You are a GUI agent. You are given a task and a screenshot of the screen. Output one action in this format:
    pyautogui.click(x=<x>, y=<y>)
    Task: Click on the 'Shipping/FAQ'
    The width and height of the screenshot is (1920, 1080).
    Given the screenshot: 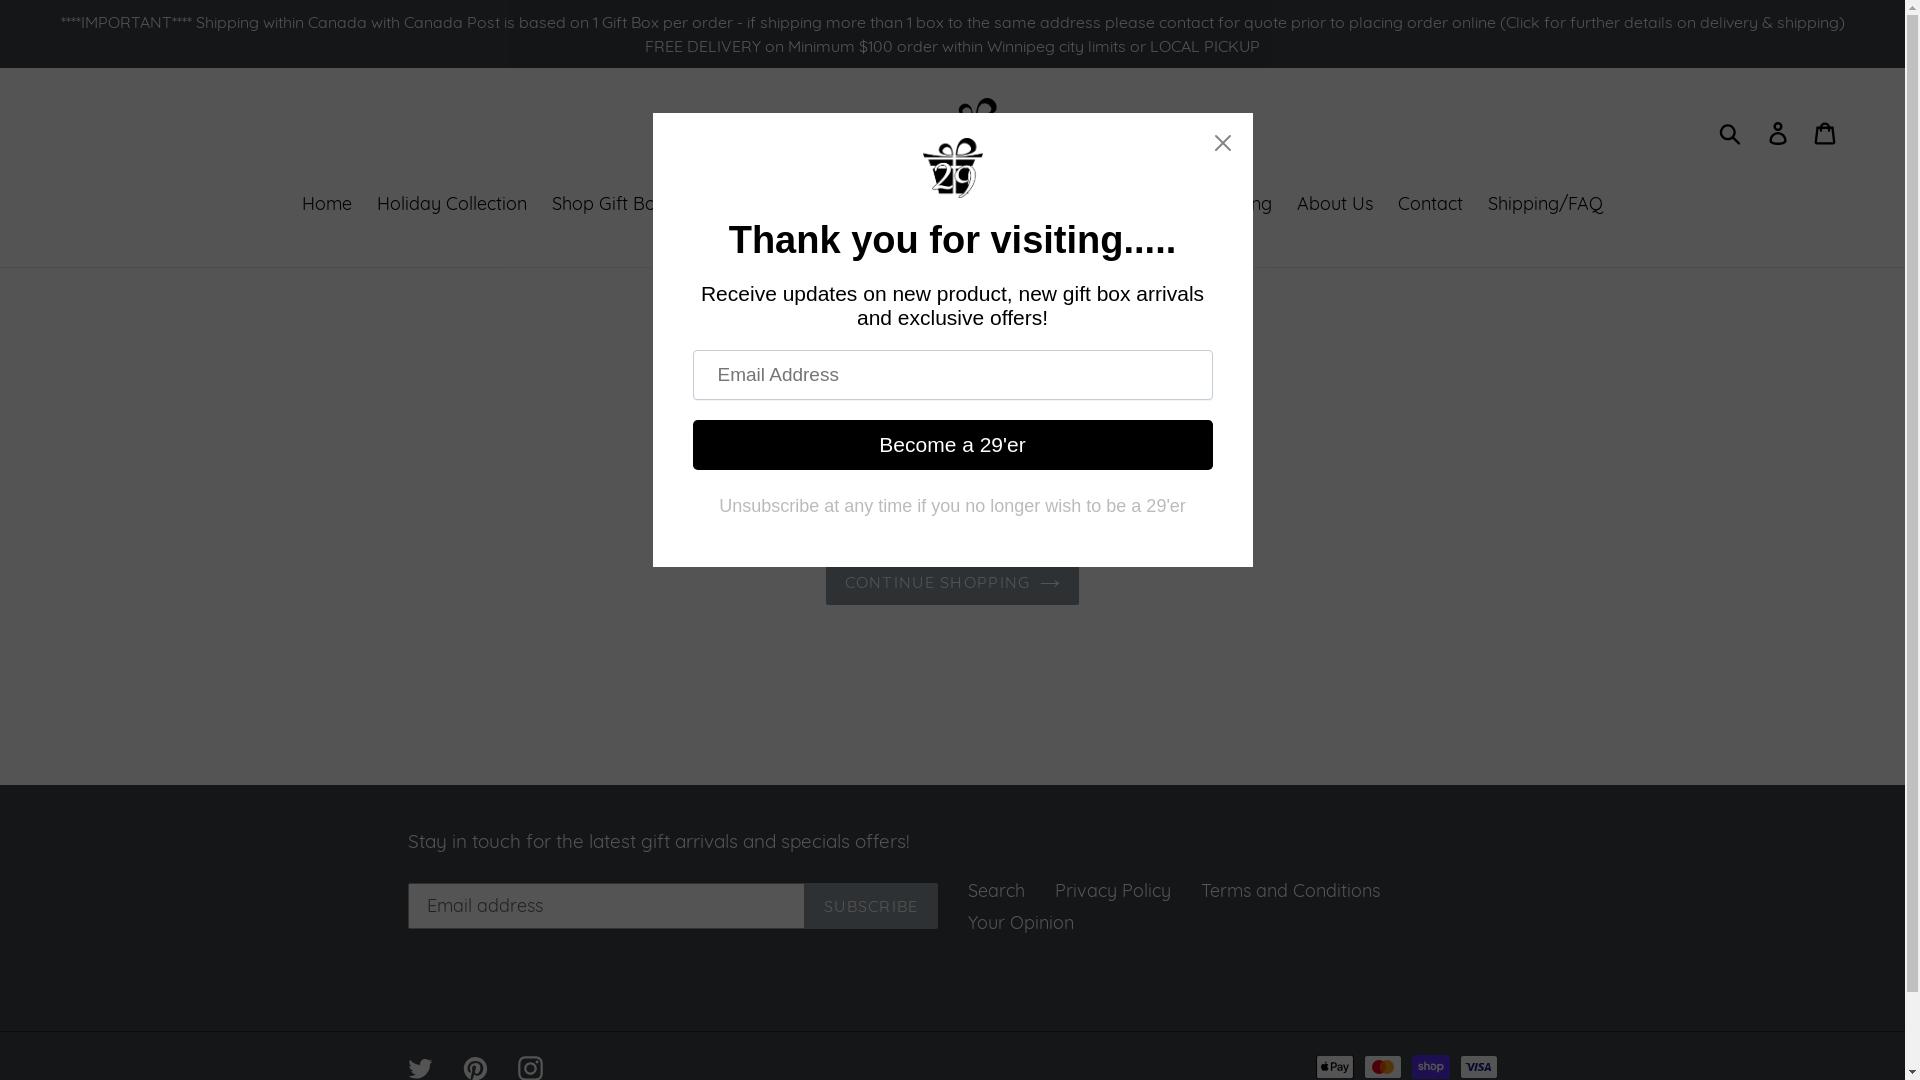 What is the action you would take?
    pyautogui.click(x=1544, y=204)
    